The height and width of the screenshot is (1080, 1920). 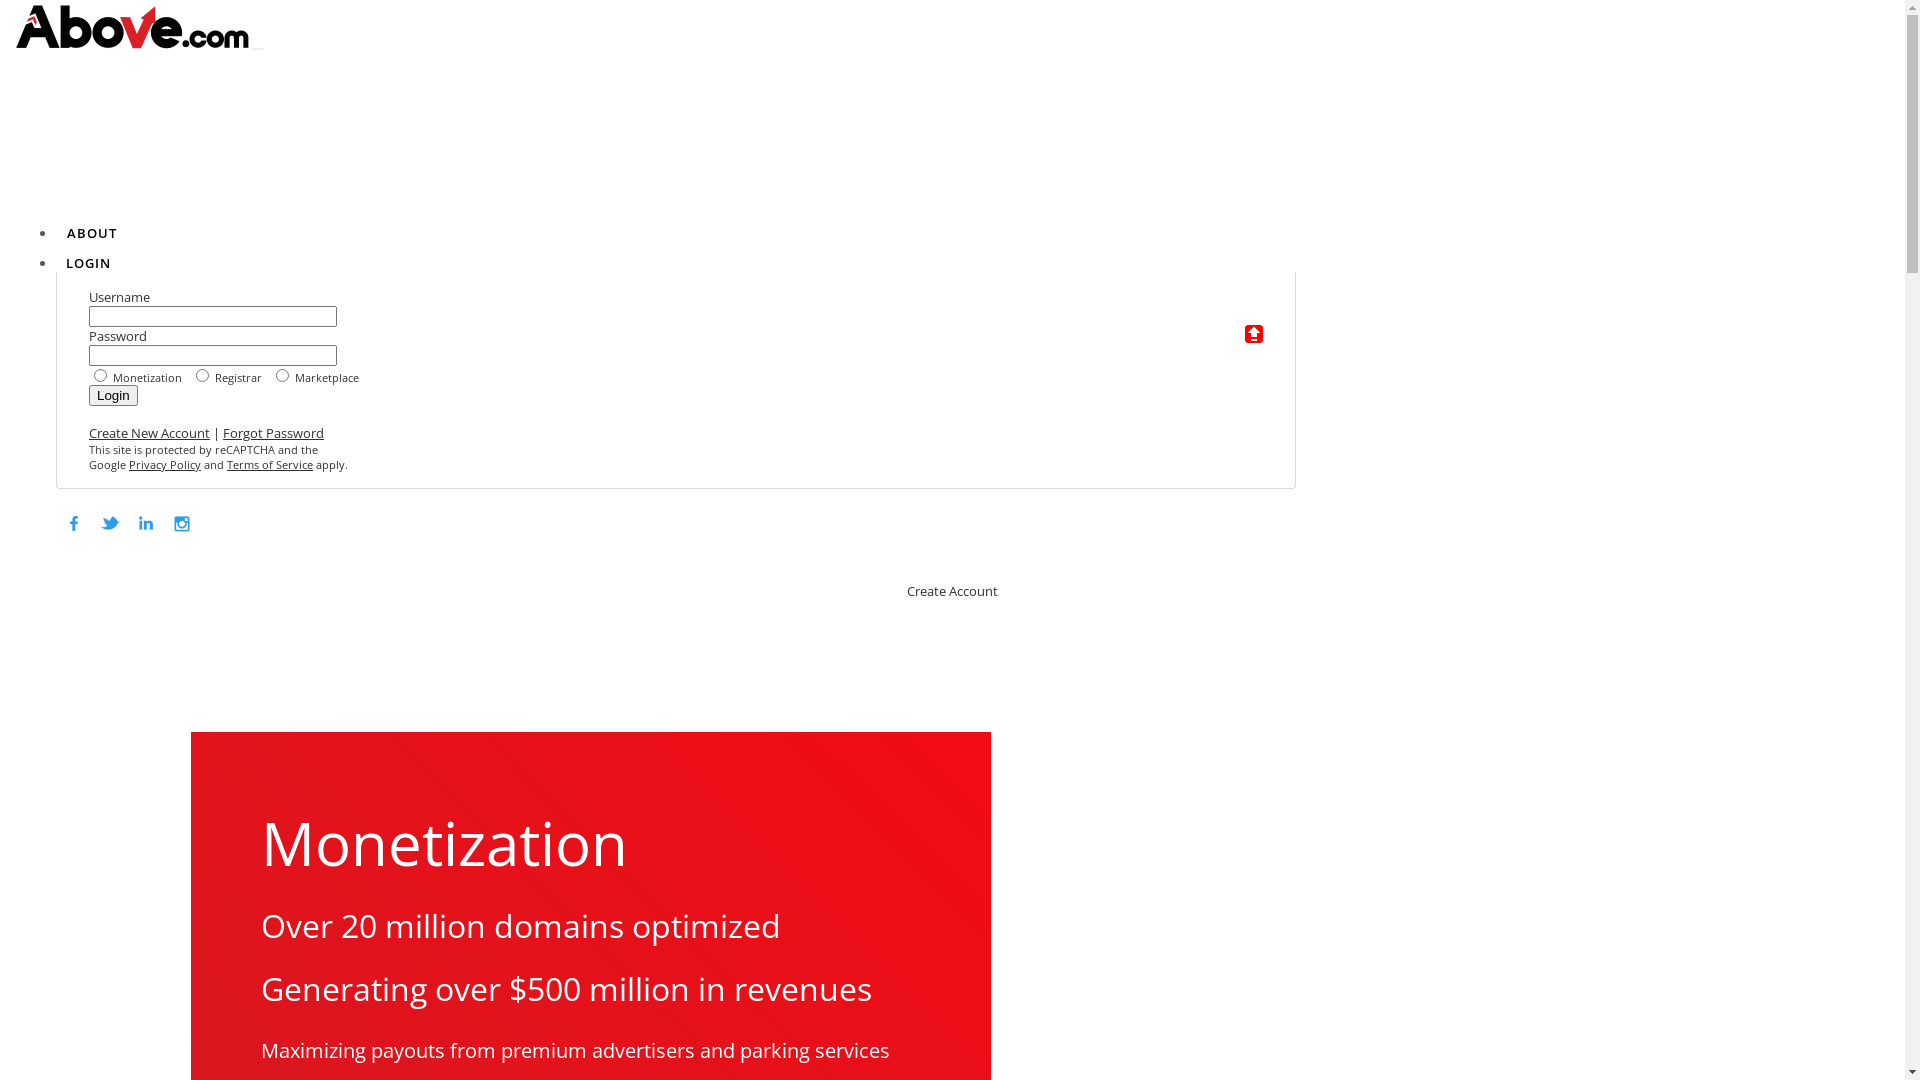 What do you see at coordinates (66, 261) in the screenshot?
I see `'LOGIN'` at bounding box center [66, 261].